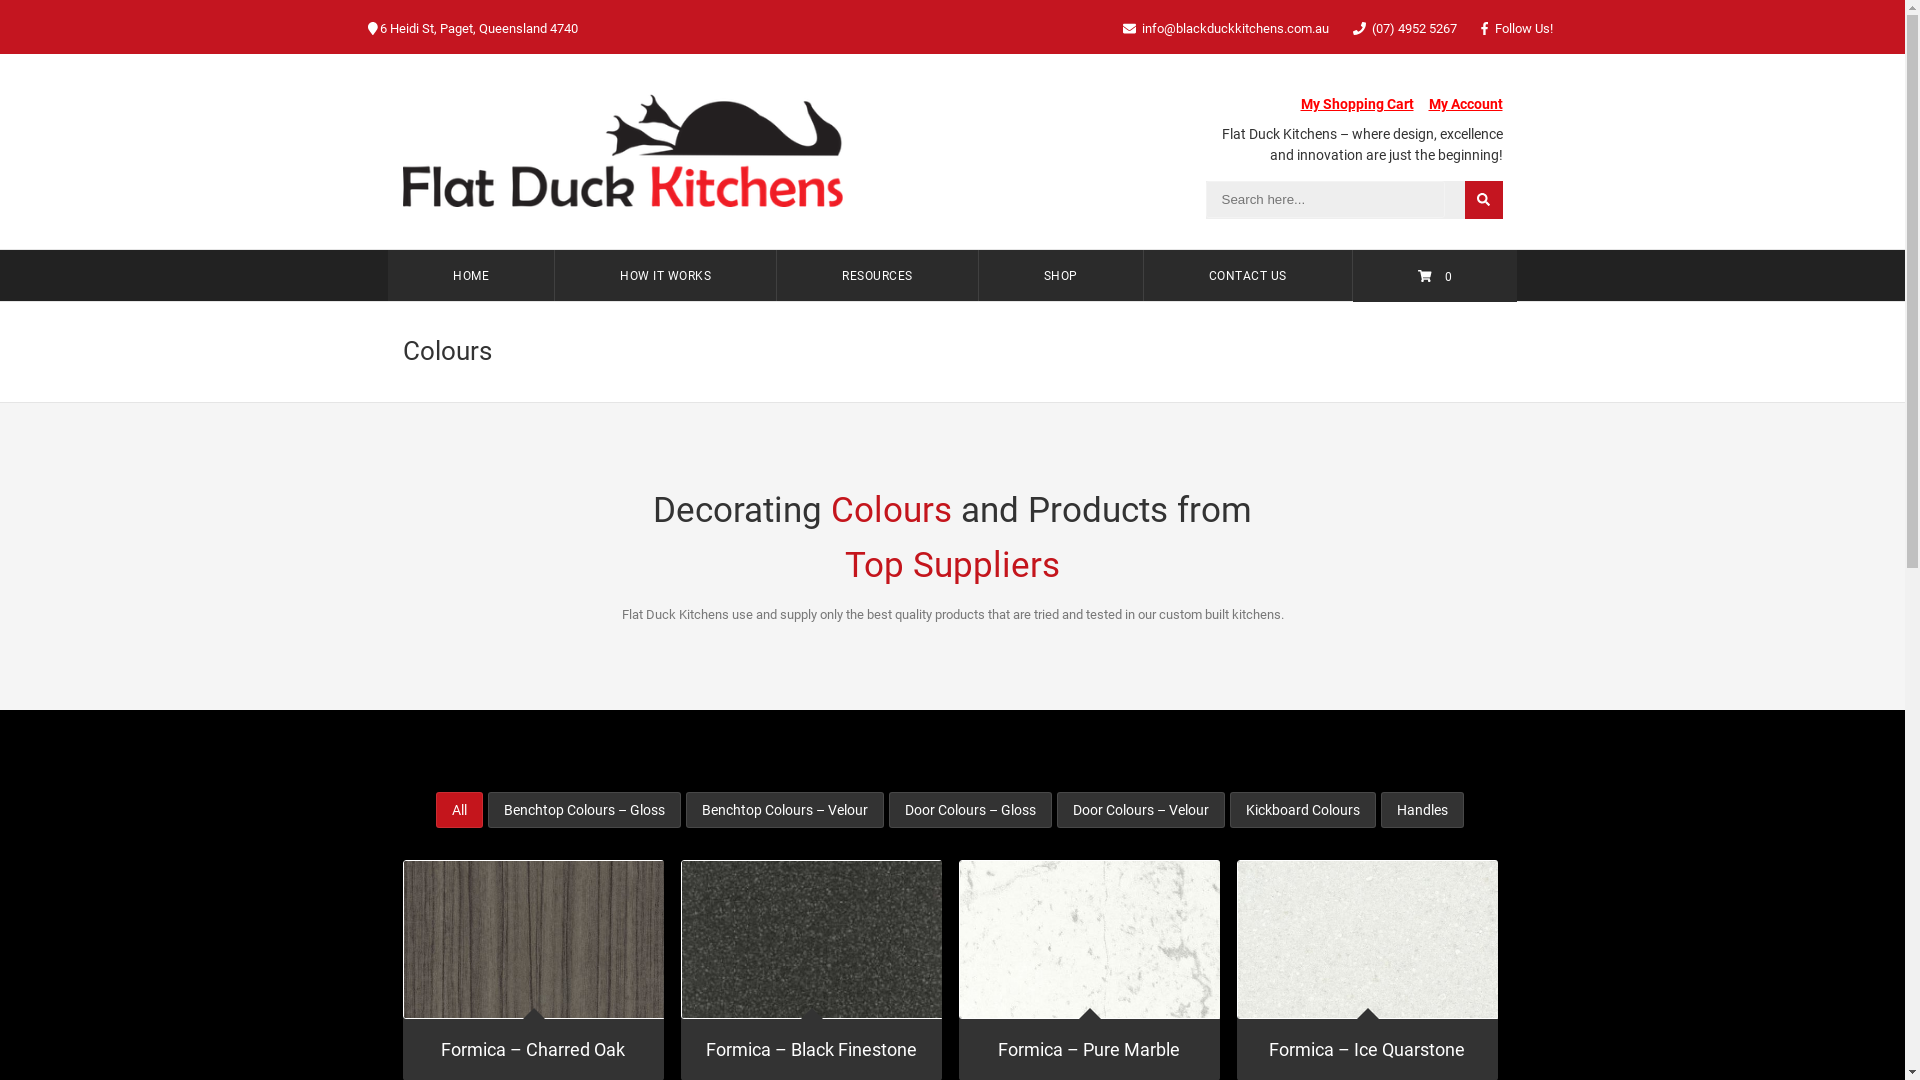  Describe the element at coordinates (1059, 275) in the screenshot. I see `'SHOP'` at that location.